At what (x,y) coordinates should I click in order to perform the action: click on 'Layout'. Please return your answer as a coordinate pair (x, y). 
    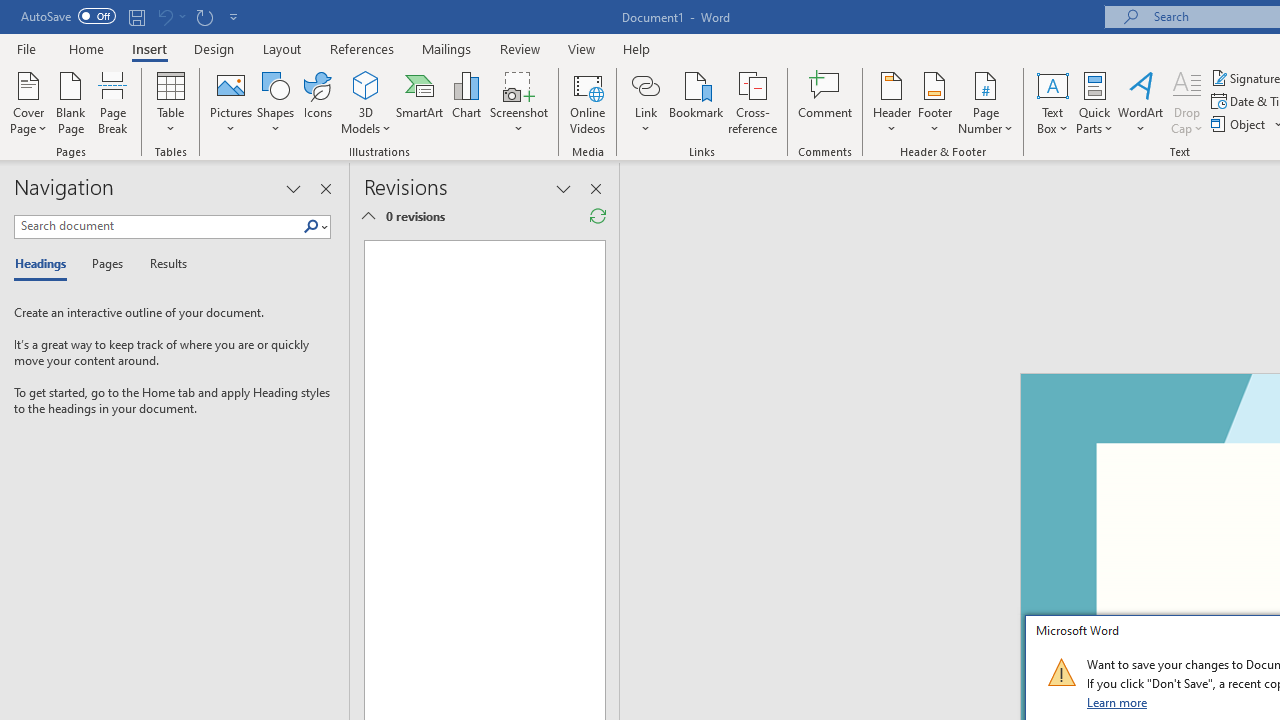
    Looking at the image, I should click on (281, 48).